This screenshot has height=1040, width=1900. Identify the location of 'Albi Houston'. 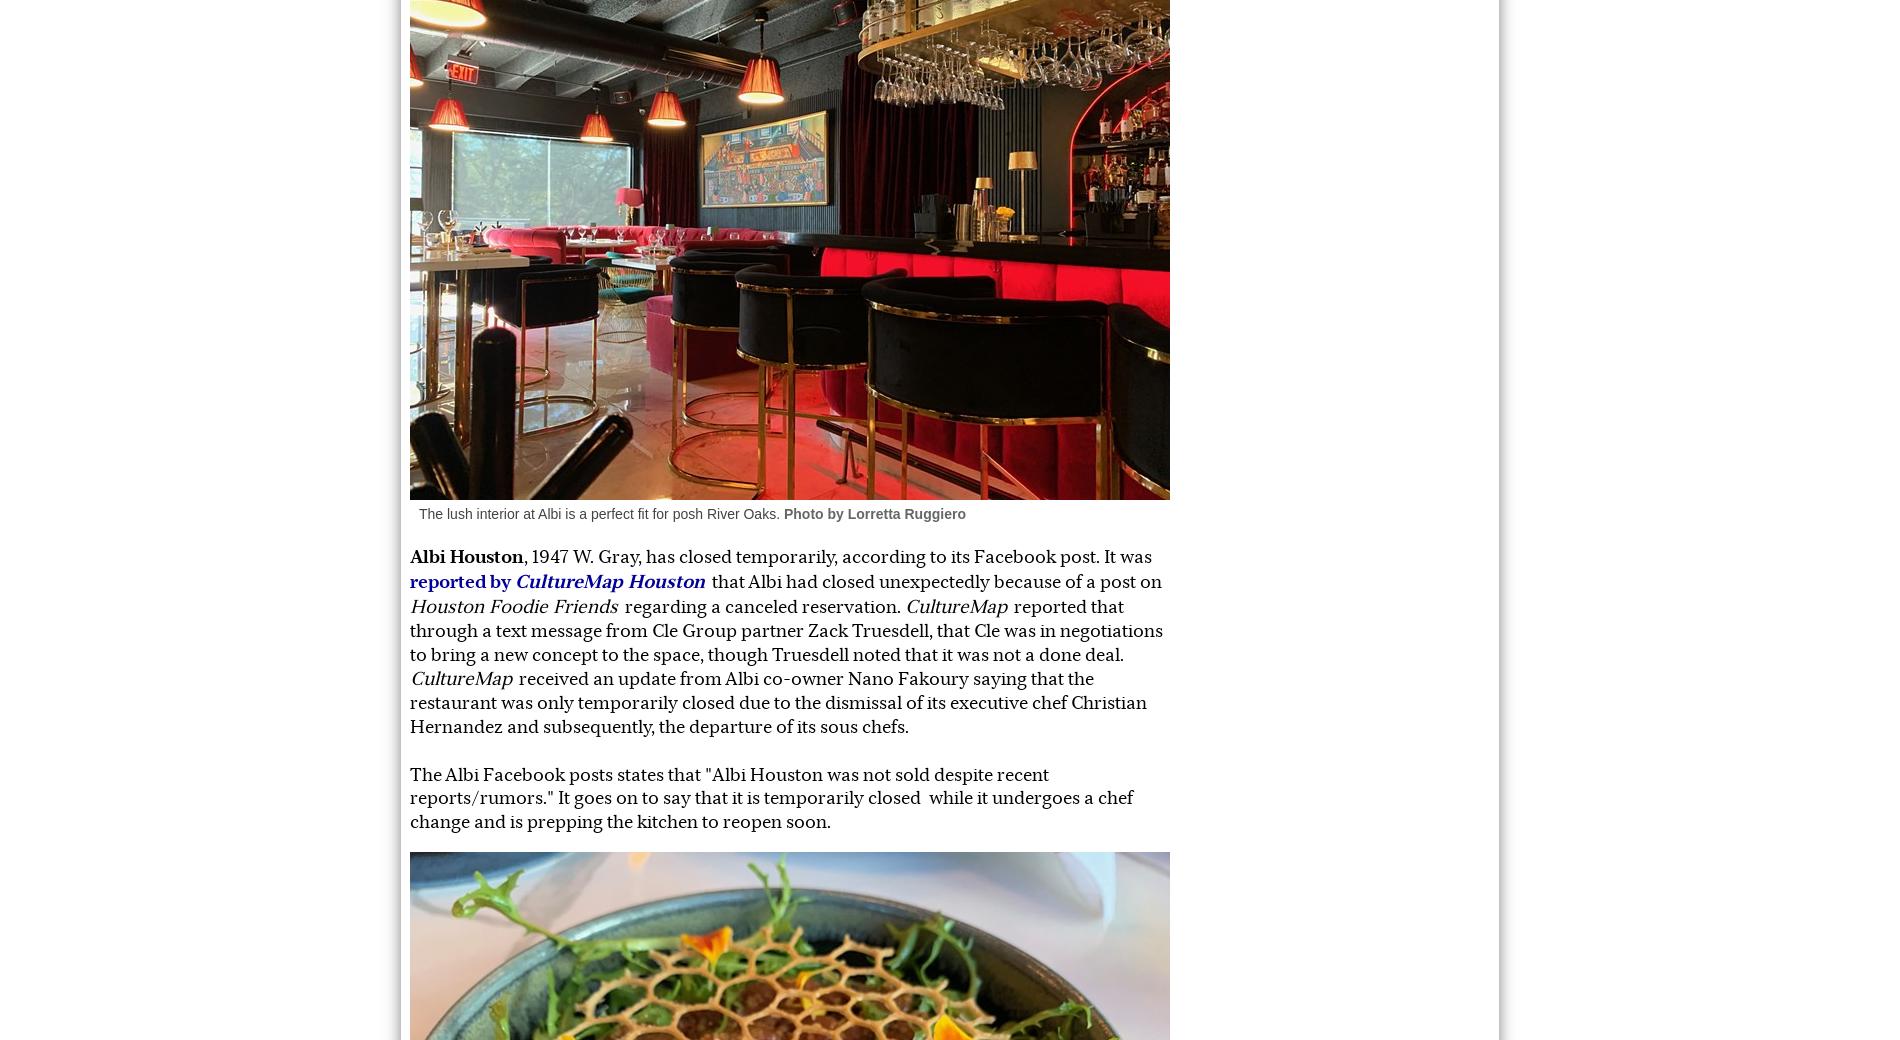
(466, 556).